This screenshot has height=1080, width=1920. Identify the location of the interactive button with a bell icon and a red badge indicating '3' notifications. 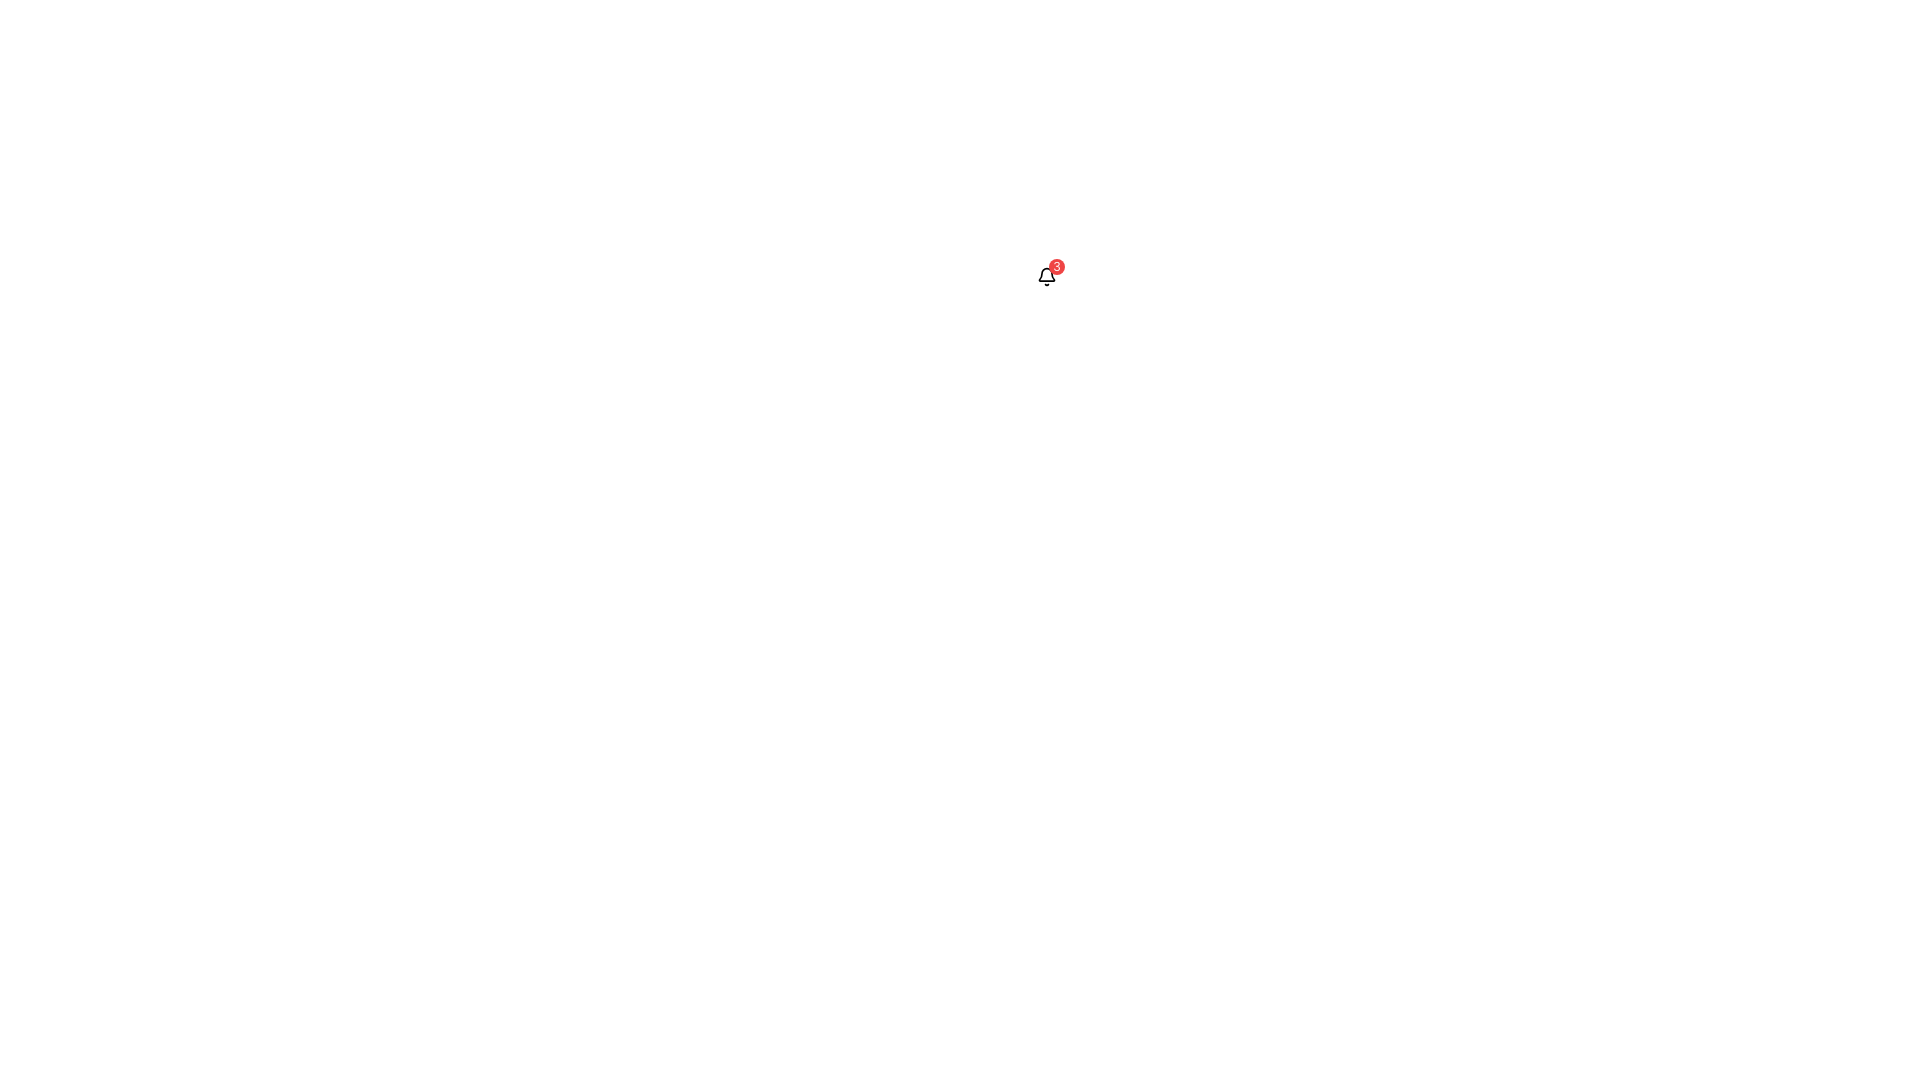
(1045, 277).